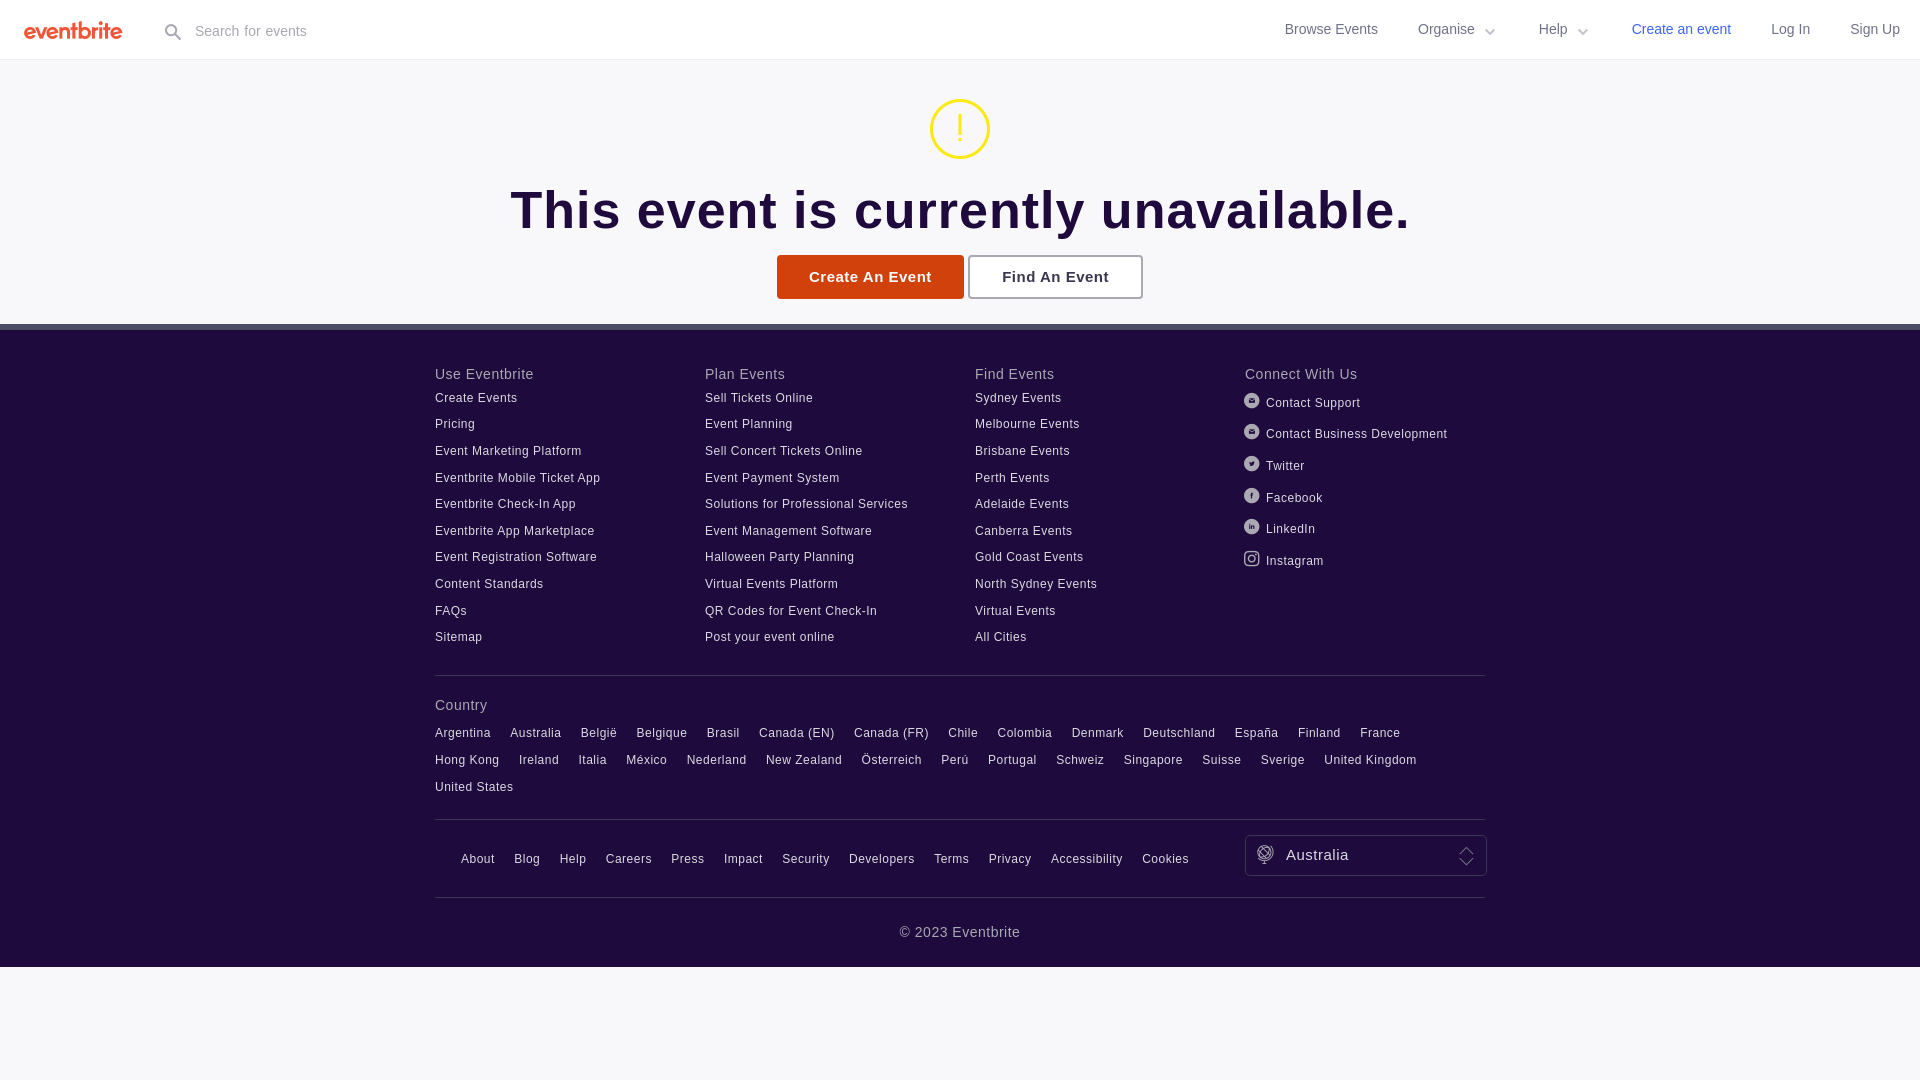 The width and height of the screenshot is (1920, 1080). Describe the element at coordinates (881, 858) in the screenshot. I see `'Developers'` at that location.